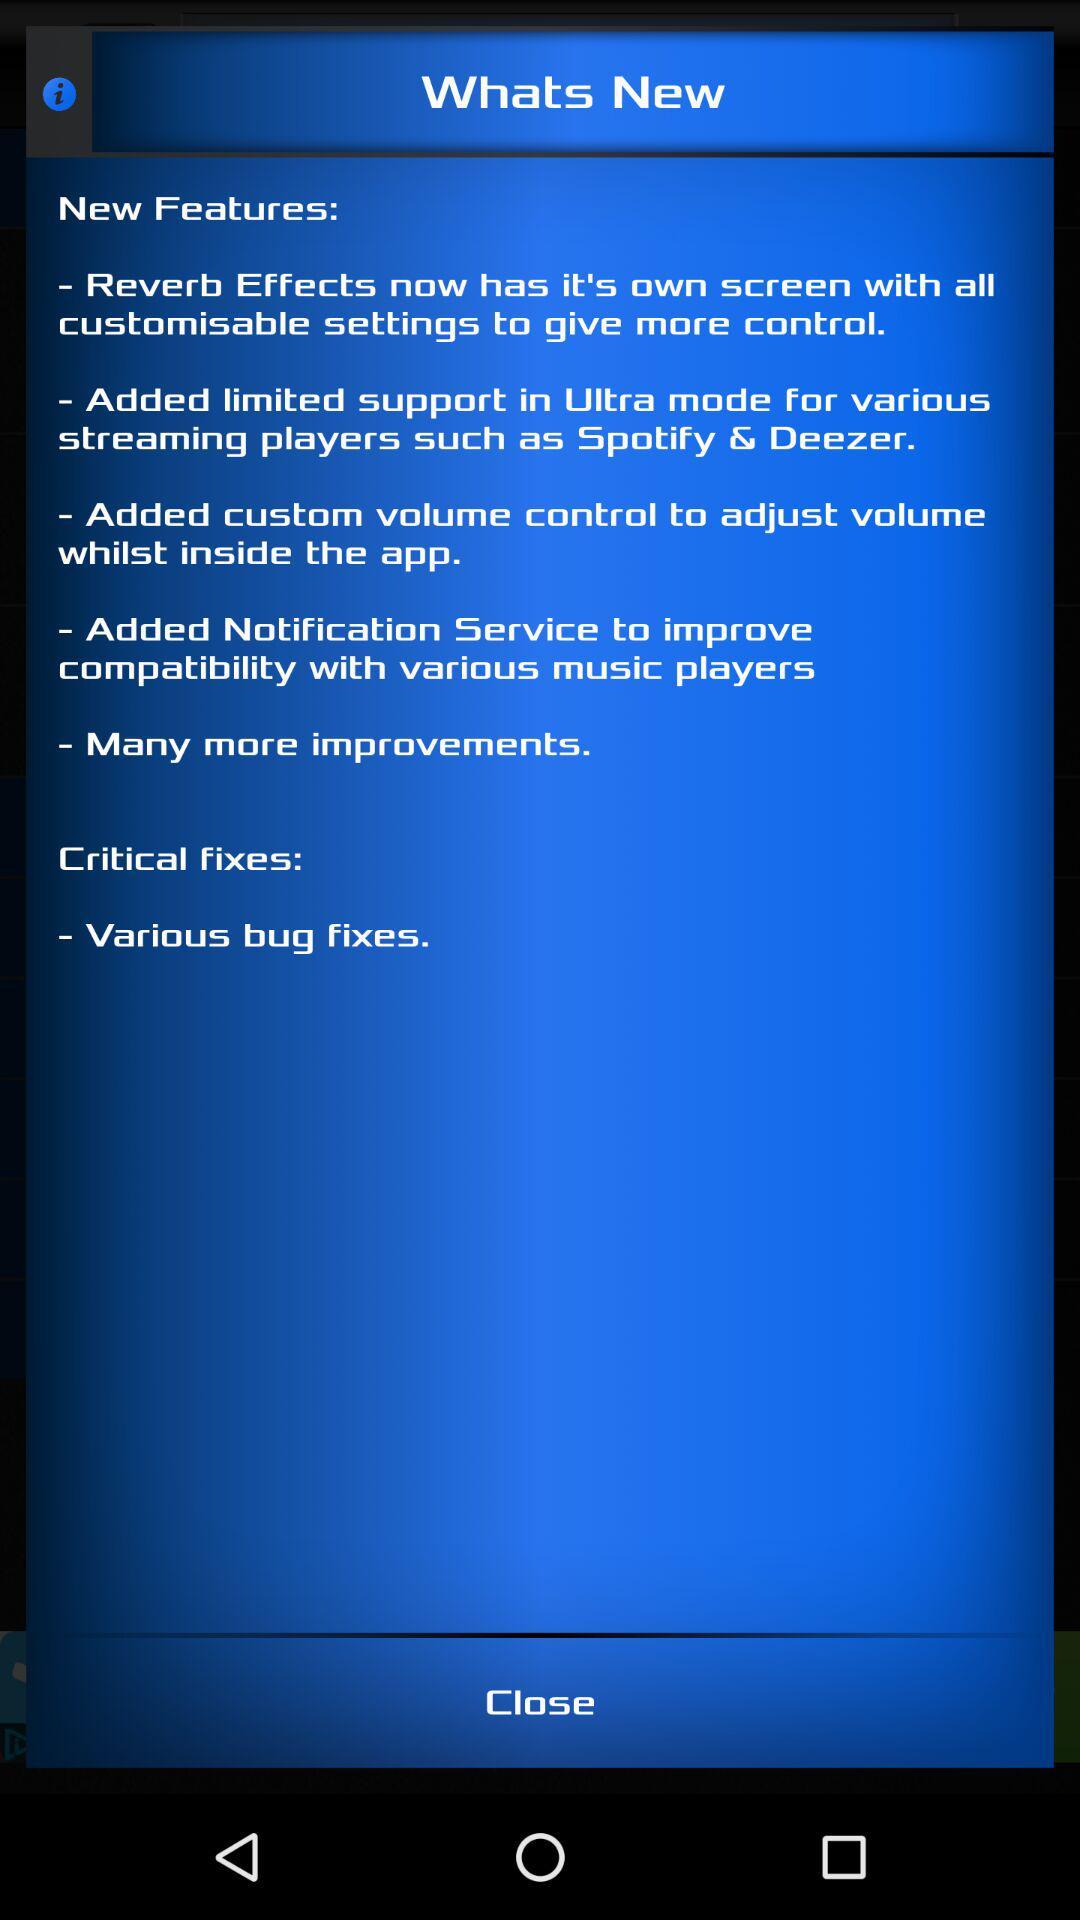 Image resolution: width=1080 pixels, height=1920 pixels. What do you see at coordinates (540, 1701) in the screenshot?
I see `close` at bounding box center [540, 1701].